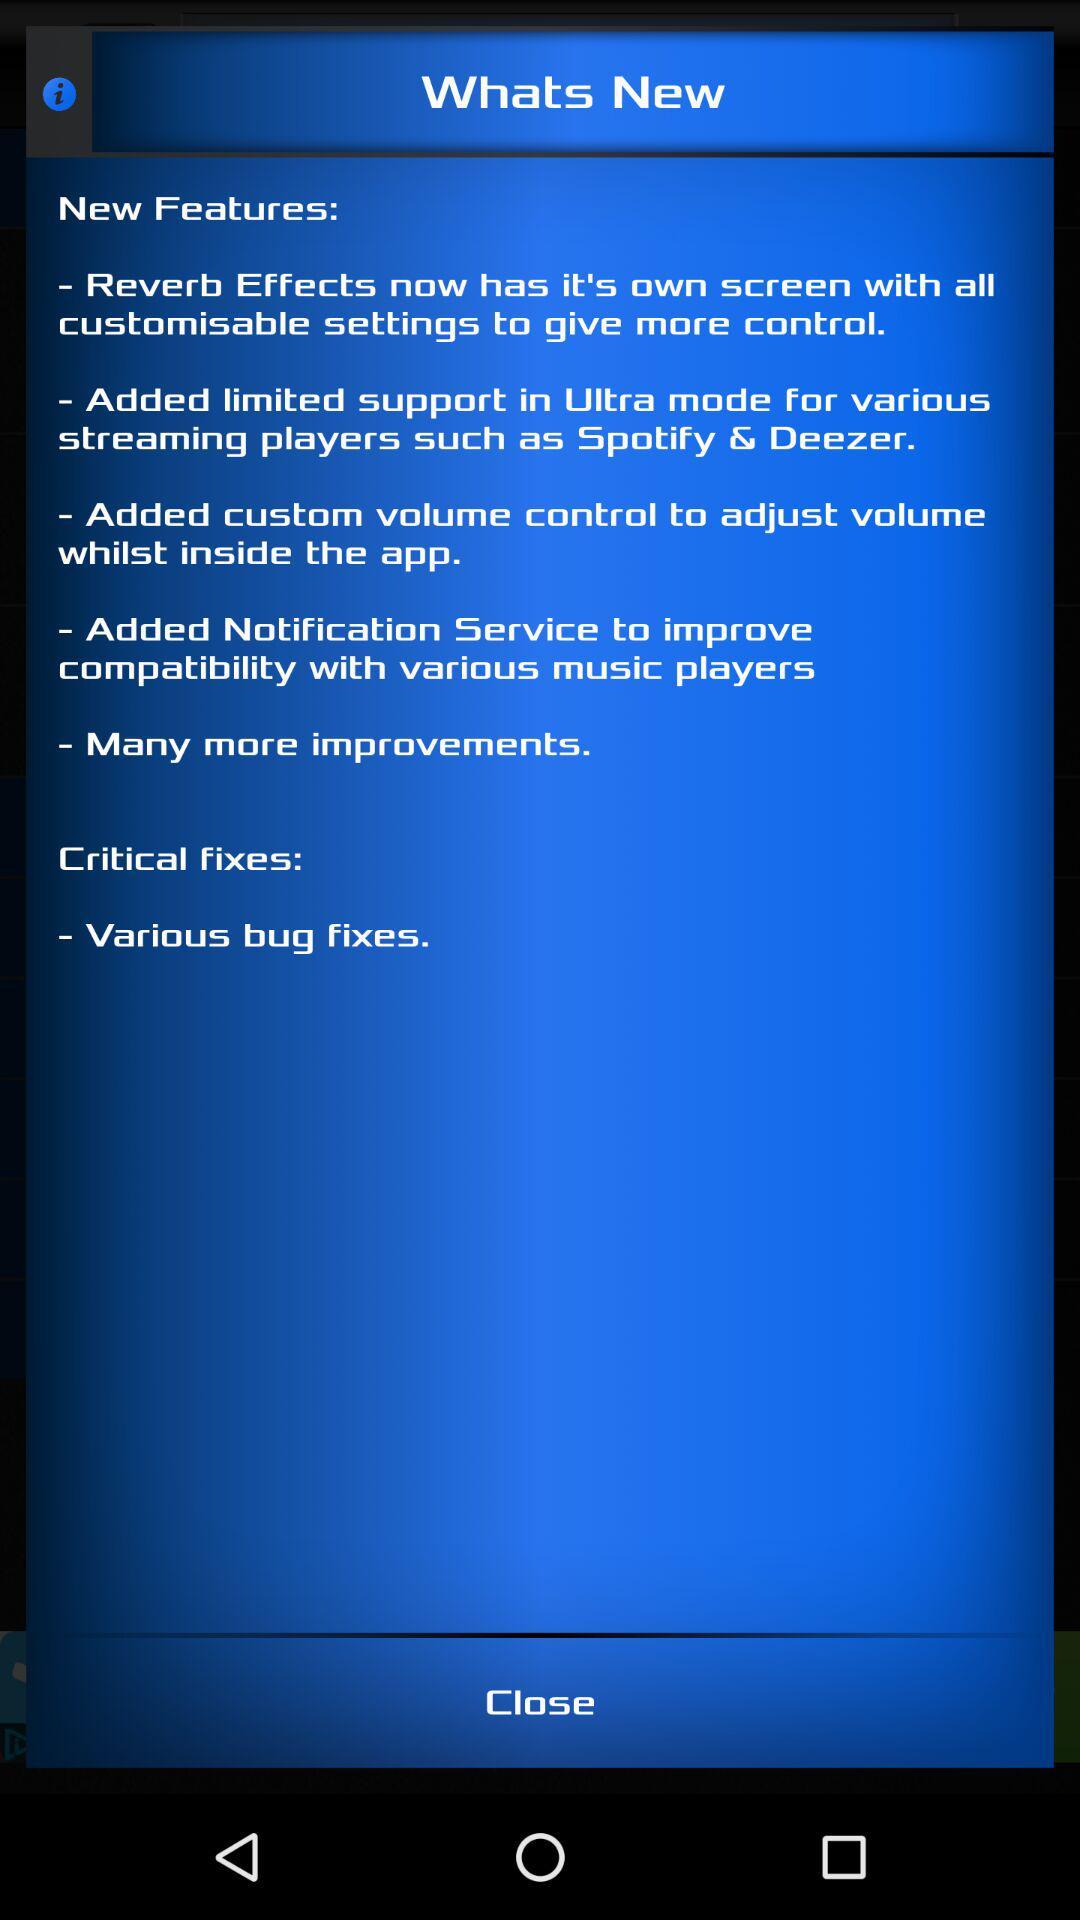 Image resolution: width=1080 pixels, height=1920 pixels. What do you see at coordinates (540, 1701) in the screenshot?
I see `close` at bounding box center [540, 1701].